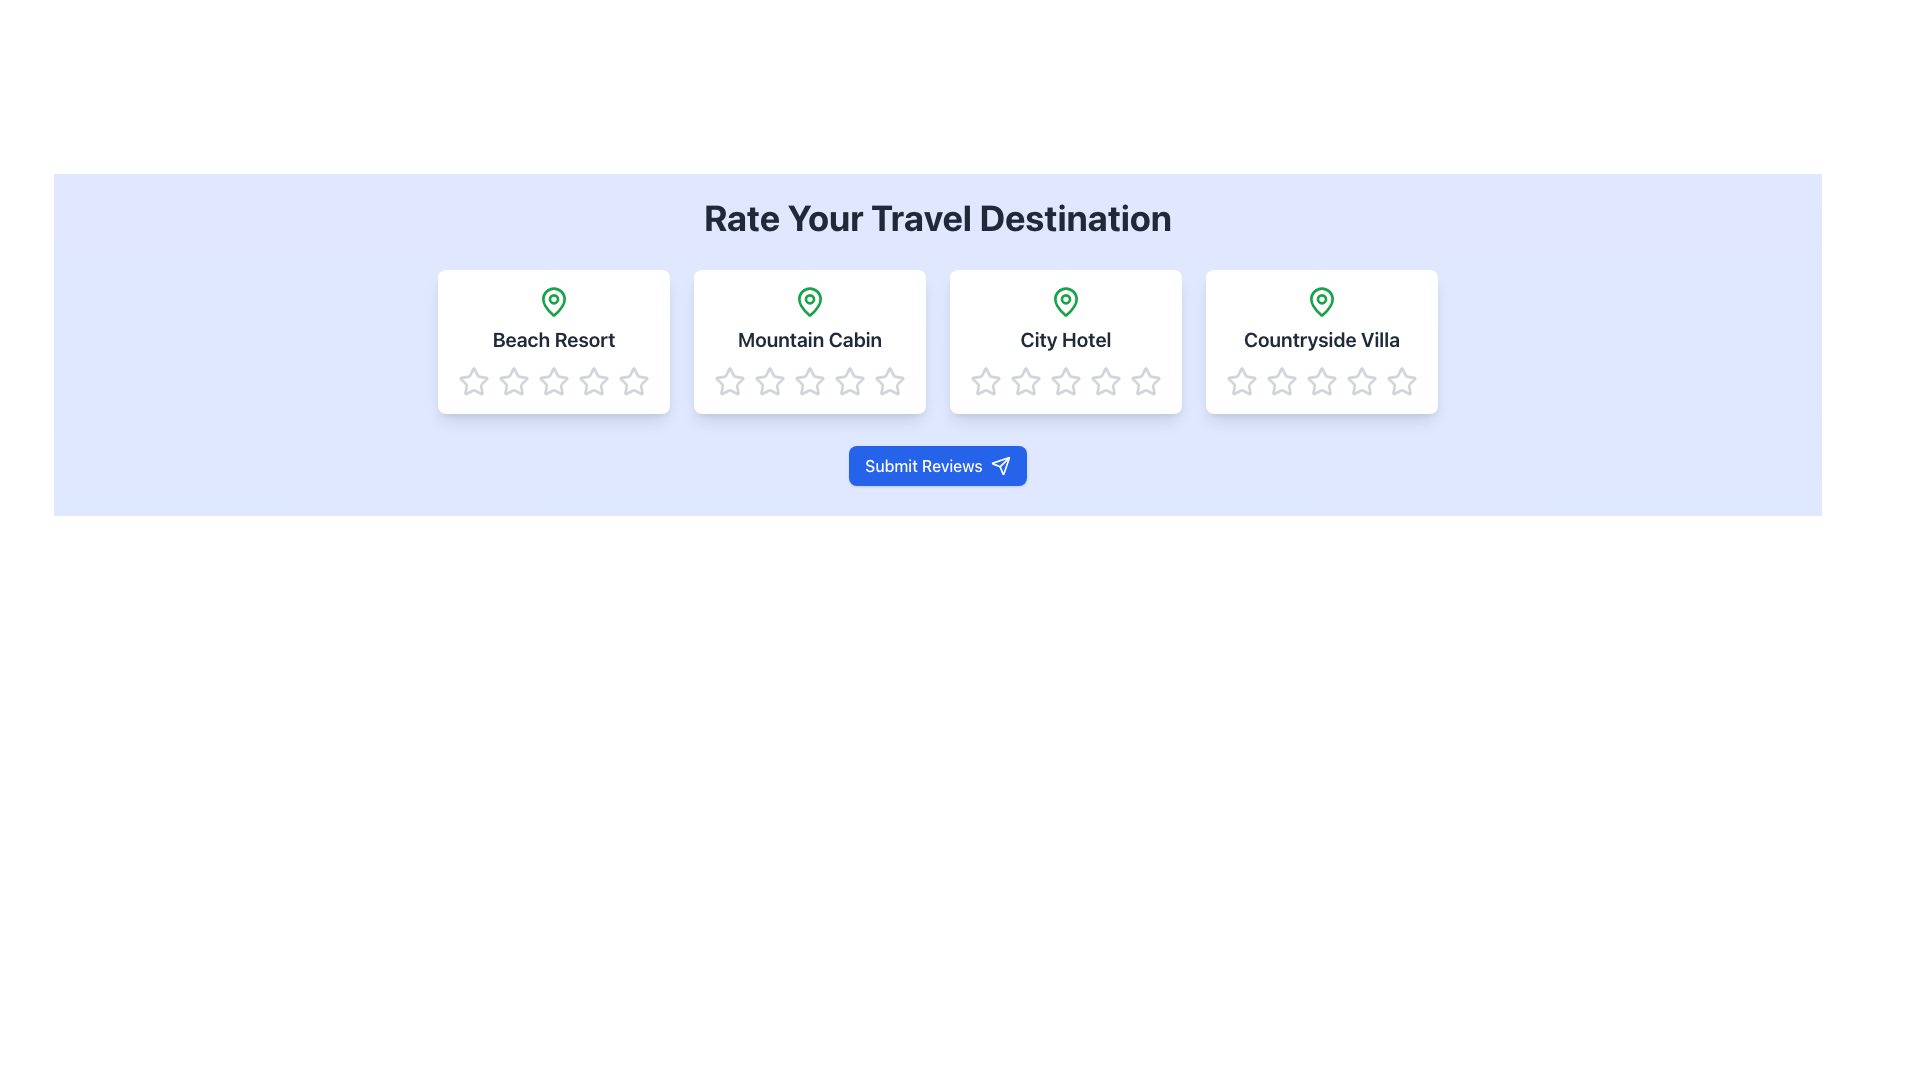 Image resolution: width=1920 pixels, height=1080 pixels. Describe the element at coordinates (1321, 381) in the screenshot. I see `the third star icon from the left in the five-star rating set beneath the card titled 'Countryside Villa'` at that location.